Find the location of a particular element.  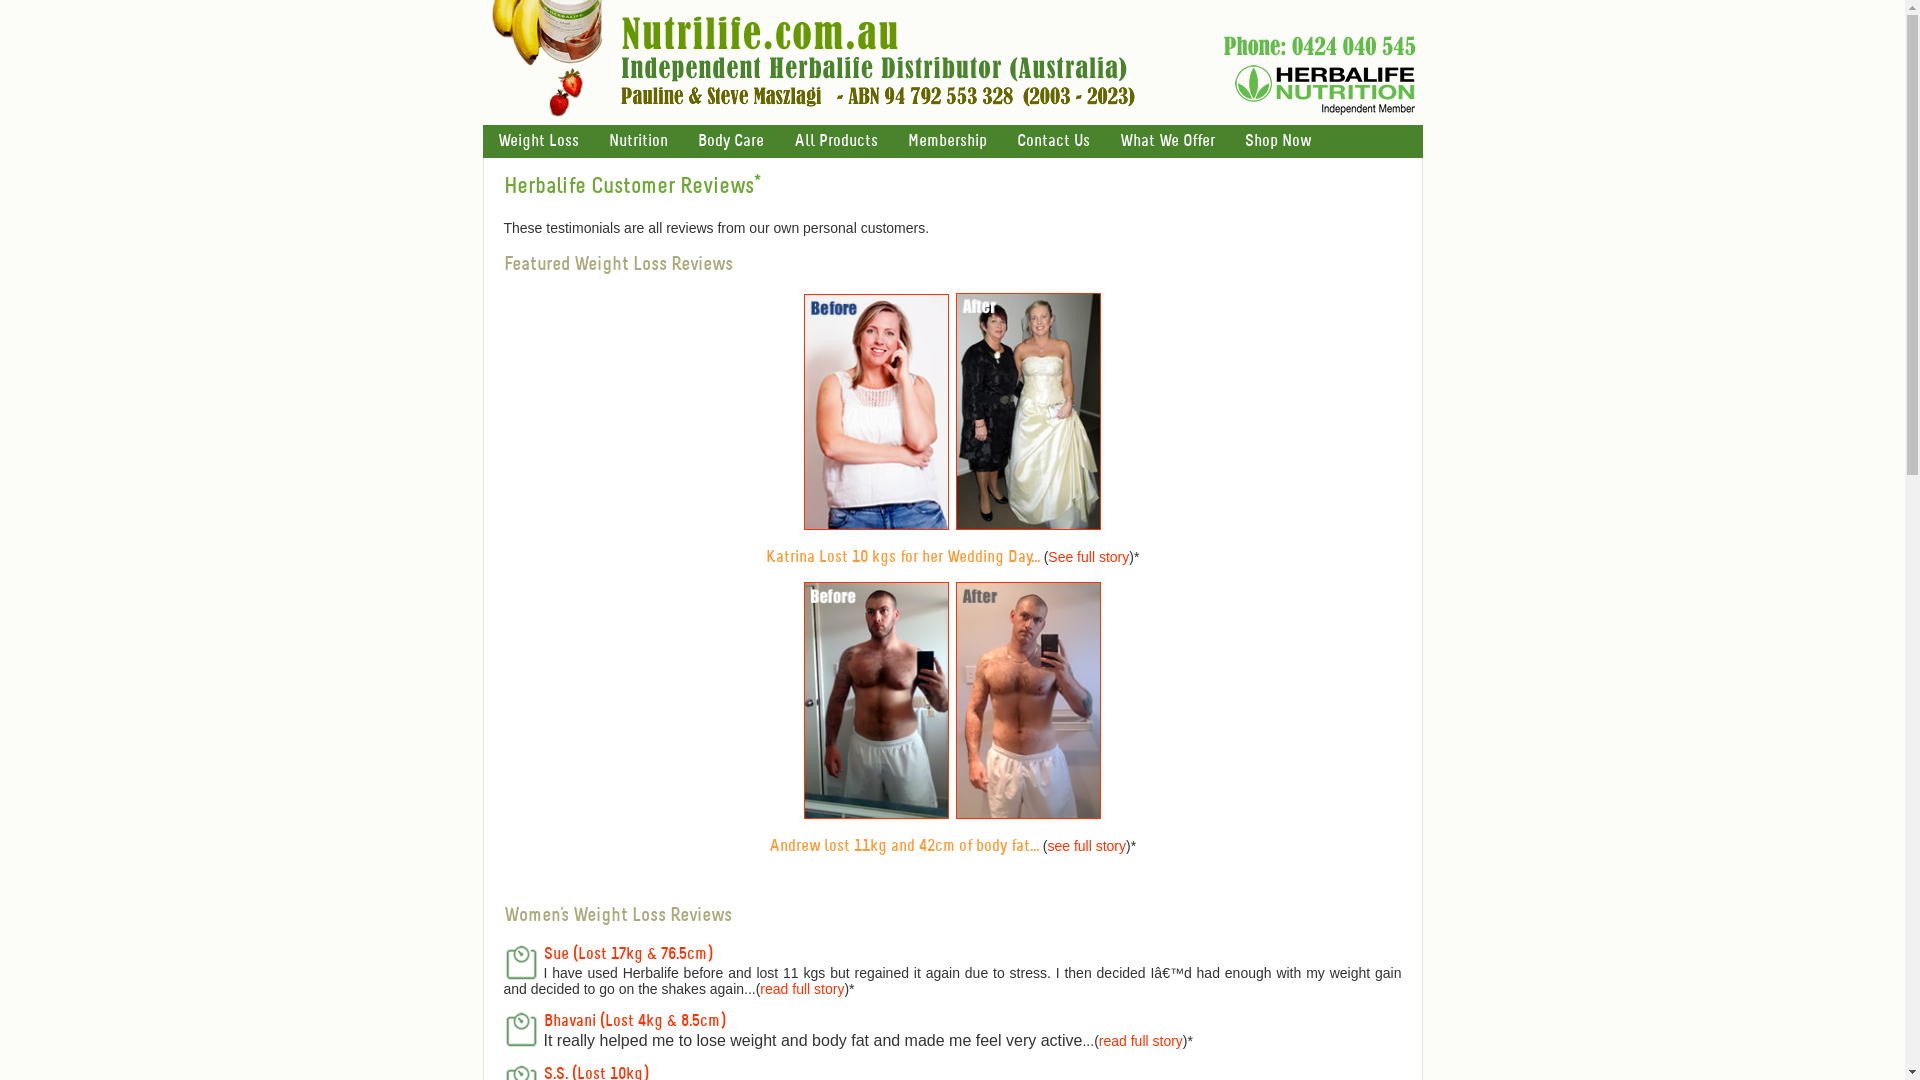

'Sue (Lost 17kg & 76.5cm)' is located at coordinates (627, 953).